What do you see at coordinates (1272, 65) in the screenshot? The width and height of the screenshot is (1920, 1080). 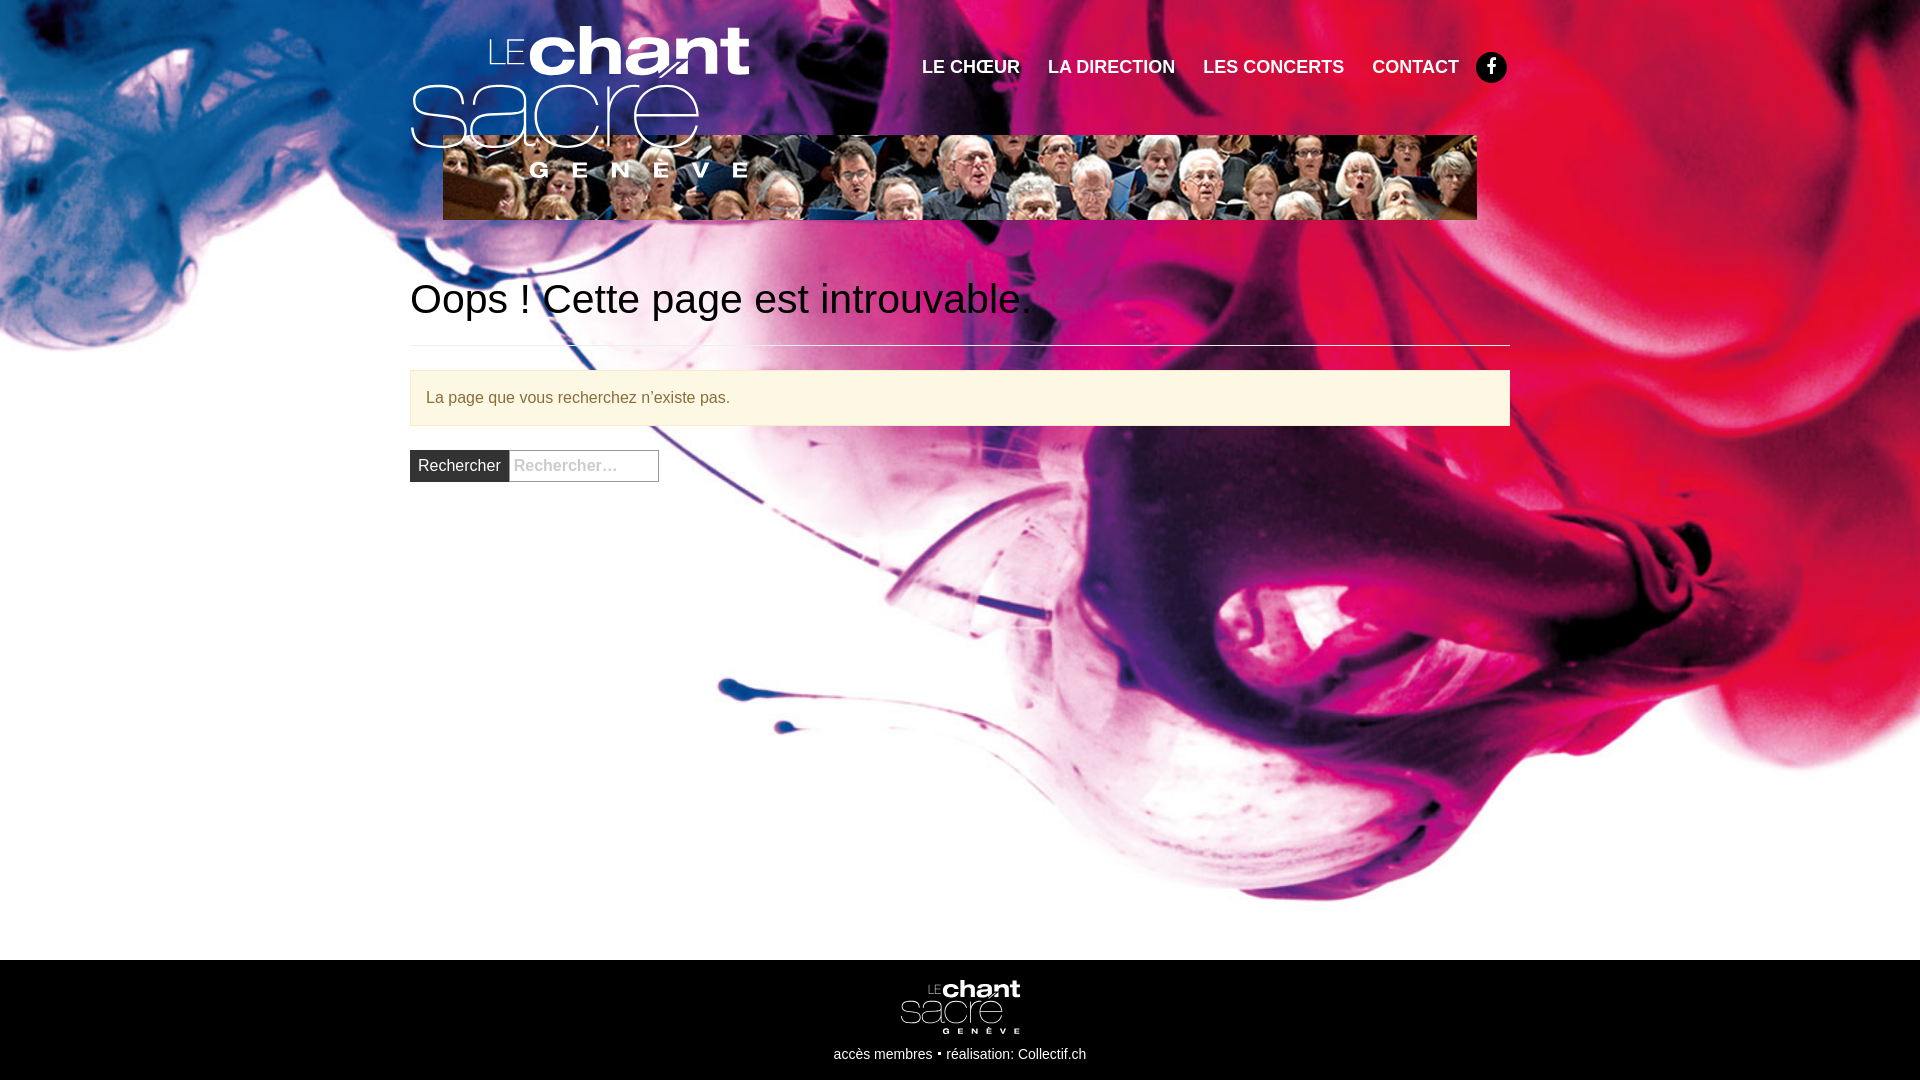 I see `'LES CONCERTS'` at bounding box center [1272, 65].